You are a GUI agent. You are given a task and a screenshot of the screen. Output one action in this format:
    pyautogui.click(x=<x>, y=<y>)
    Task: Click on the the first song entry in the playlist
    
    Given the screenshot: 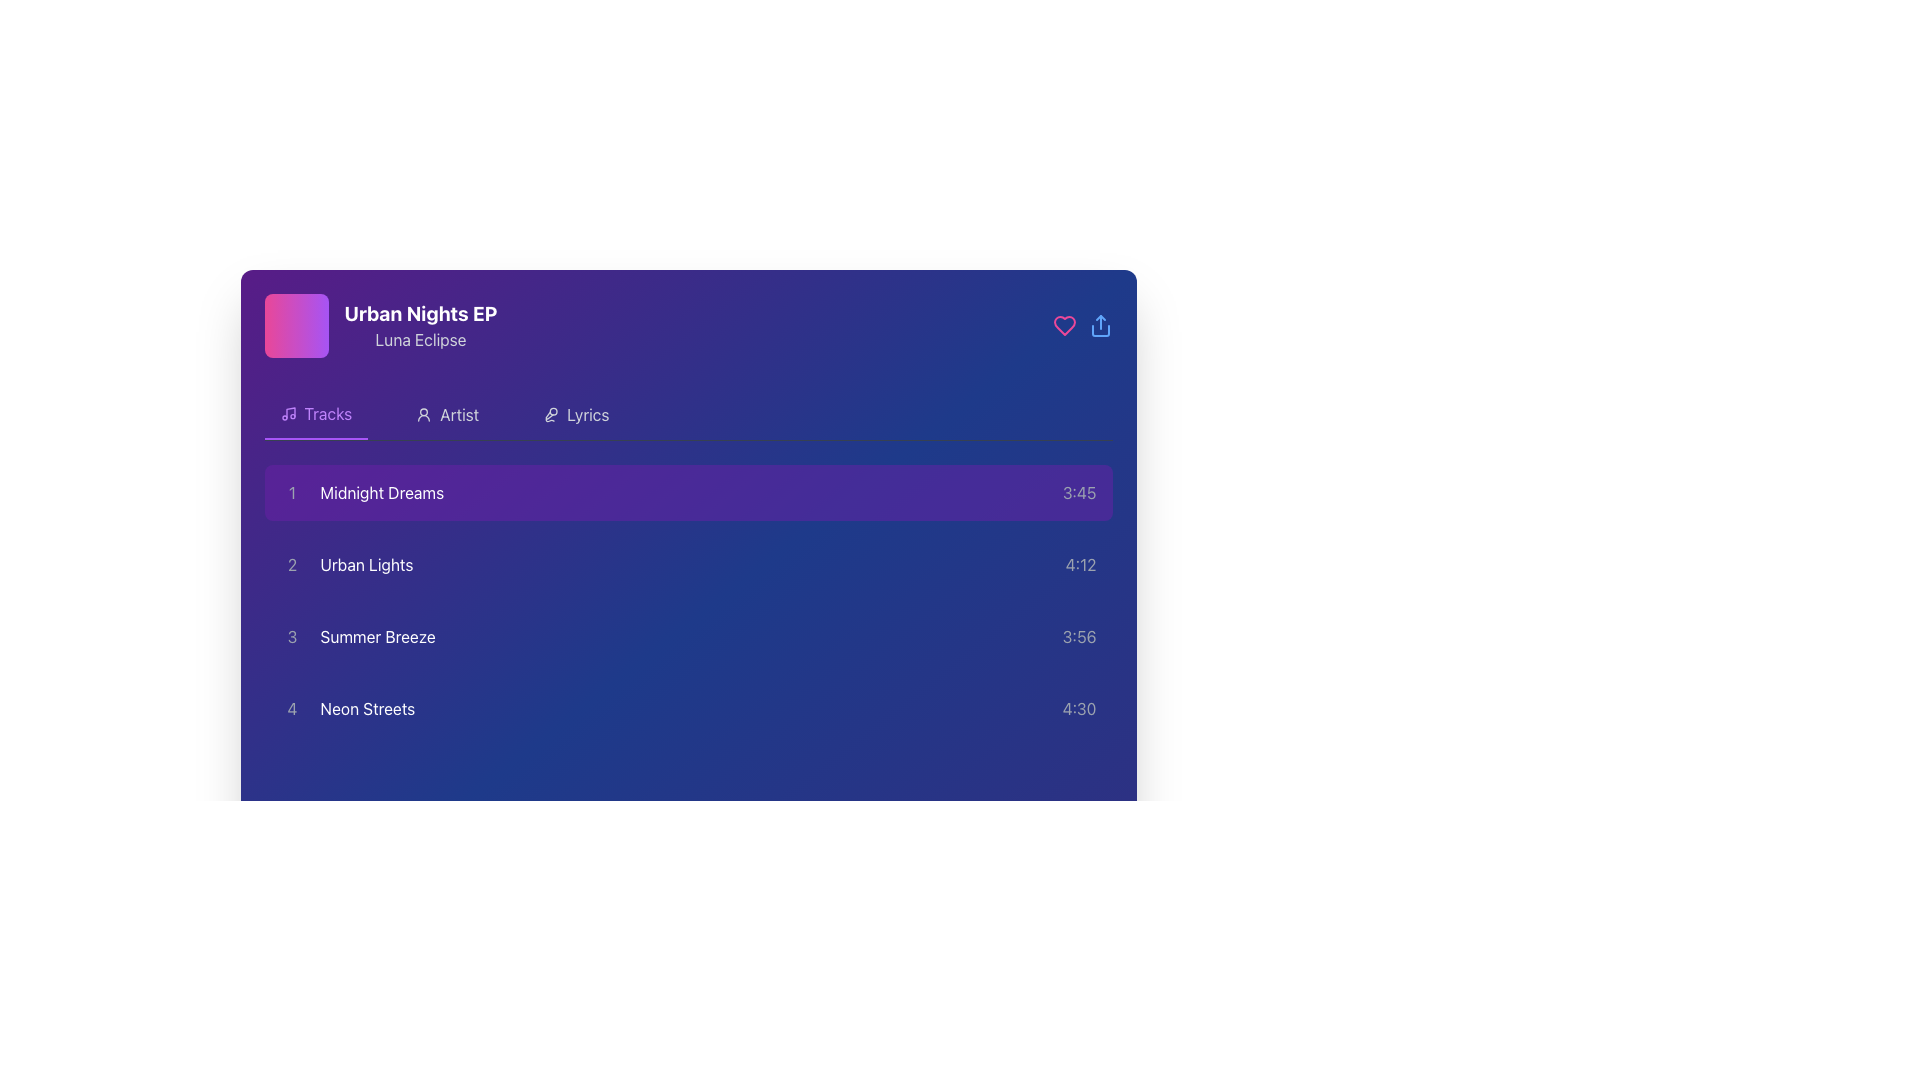 What is the action you would take?
    pyautogui.click(x=688, y=493)
    